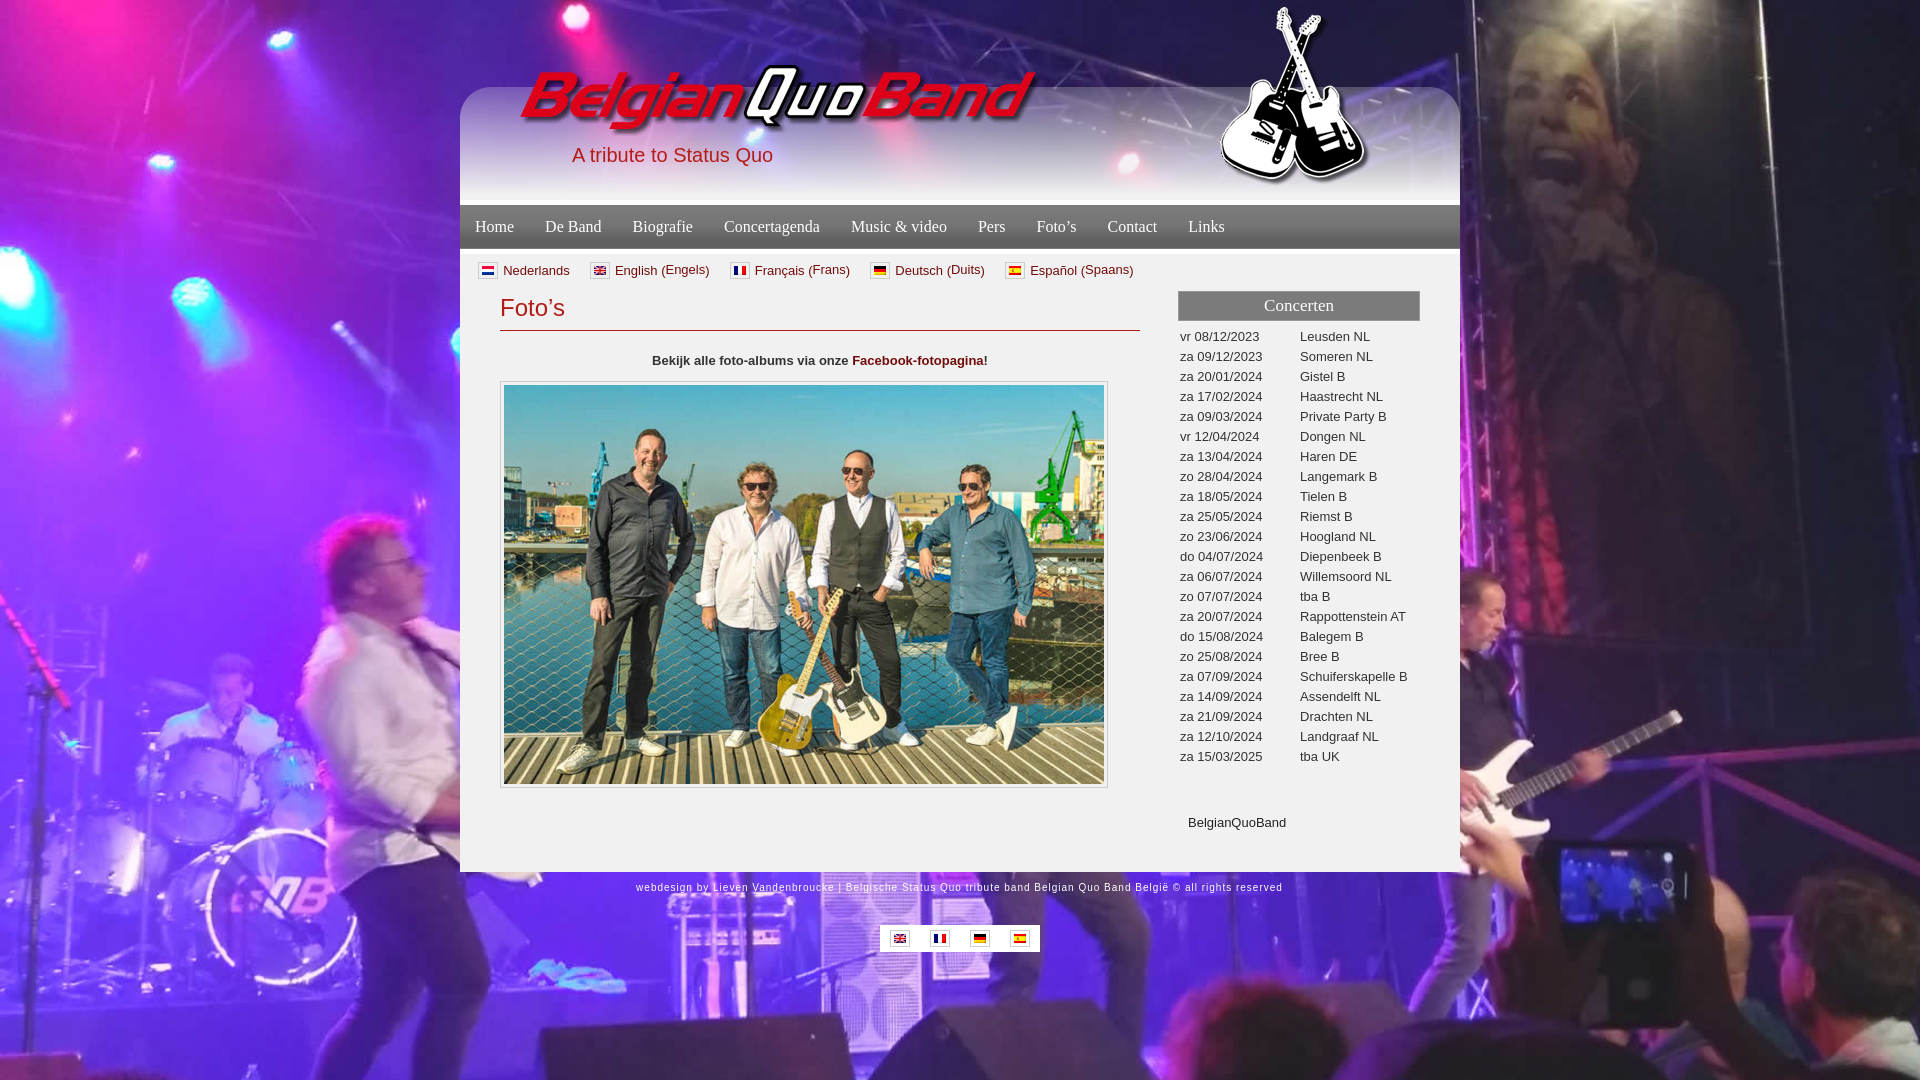 Image resolution: width=1920 pixels, height=1080 pixels. Describe the element at coordinates (649, 270) in the screenshot. I see `'English (Engels)'` at that location.